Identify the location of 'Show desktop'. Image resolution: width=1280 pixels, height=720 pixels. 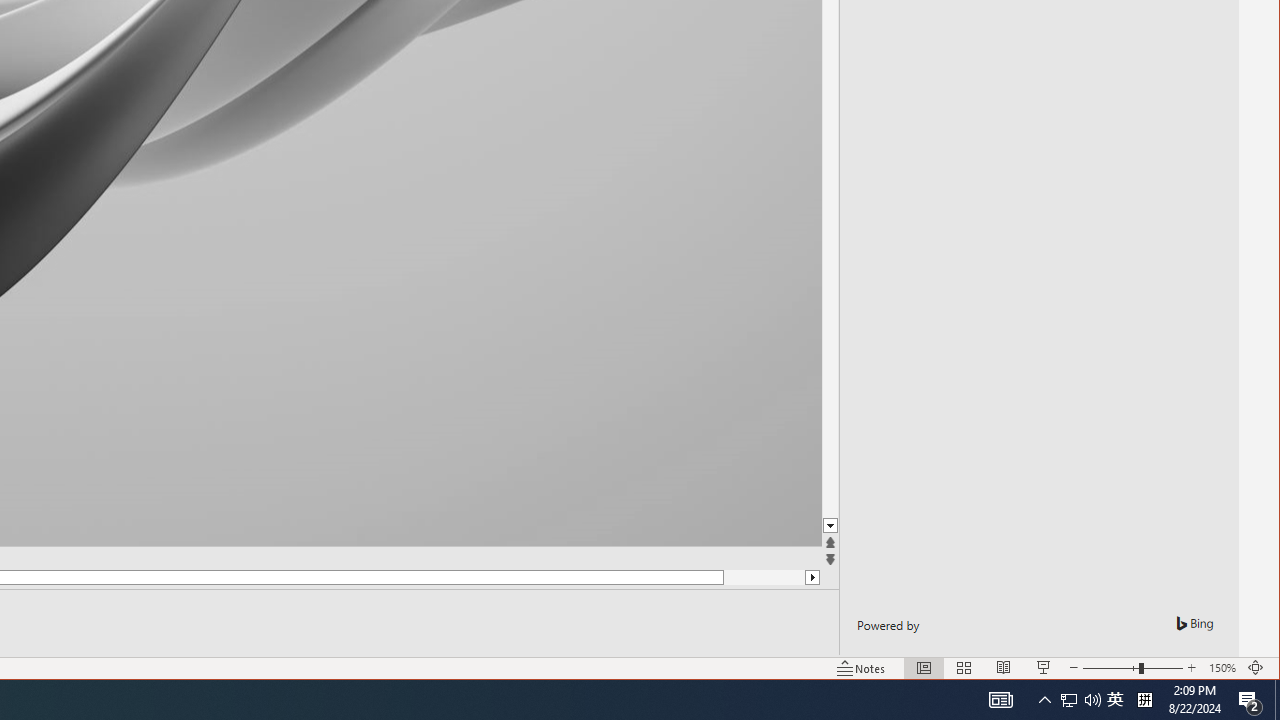
(1276, 698).